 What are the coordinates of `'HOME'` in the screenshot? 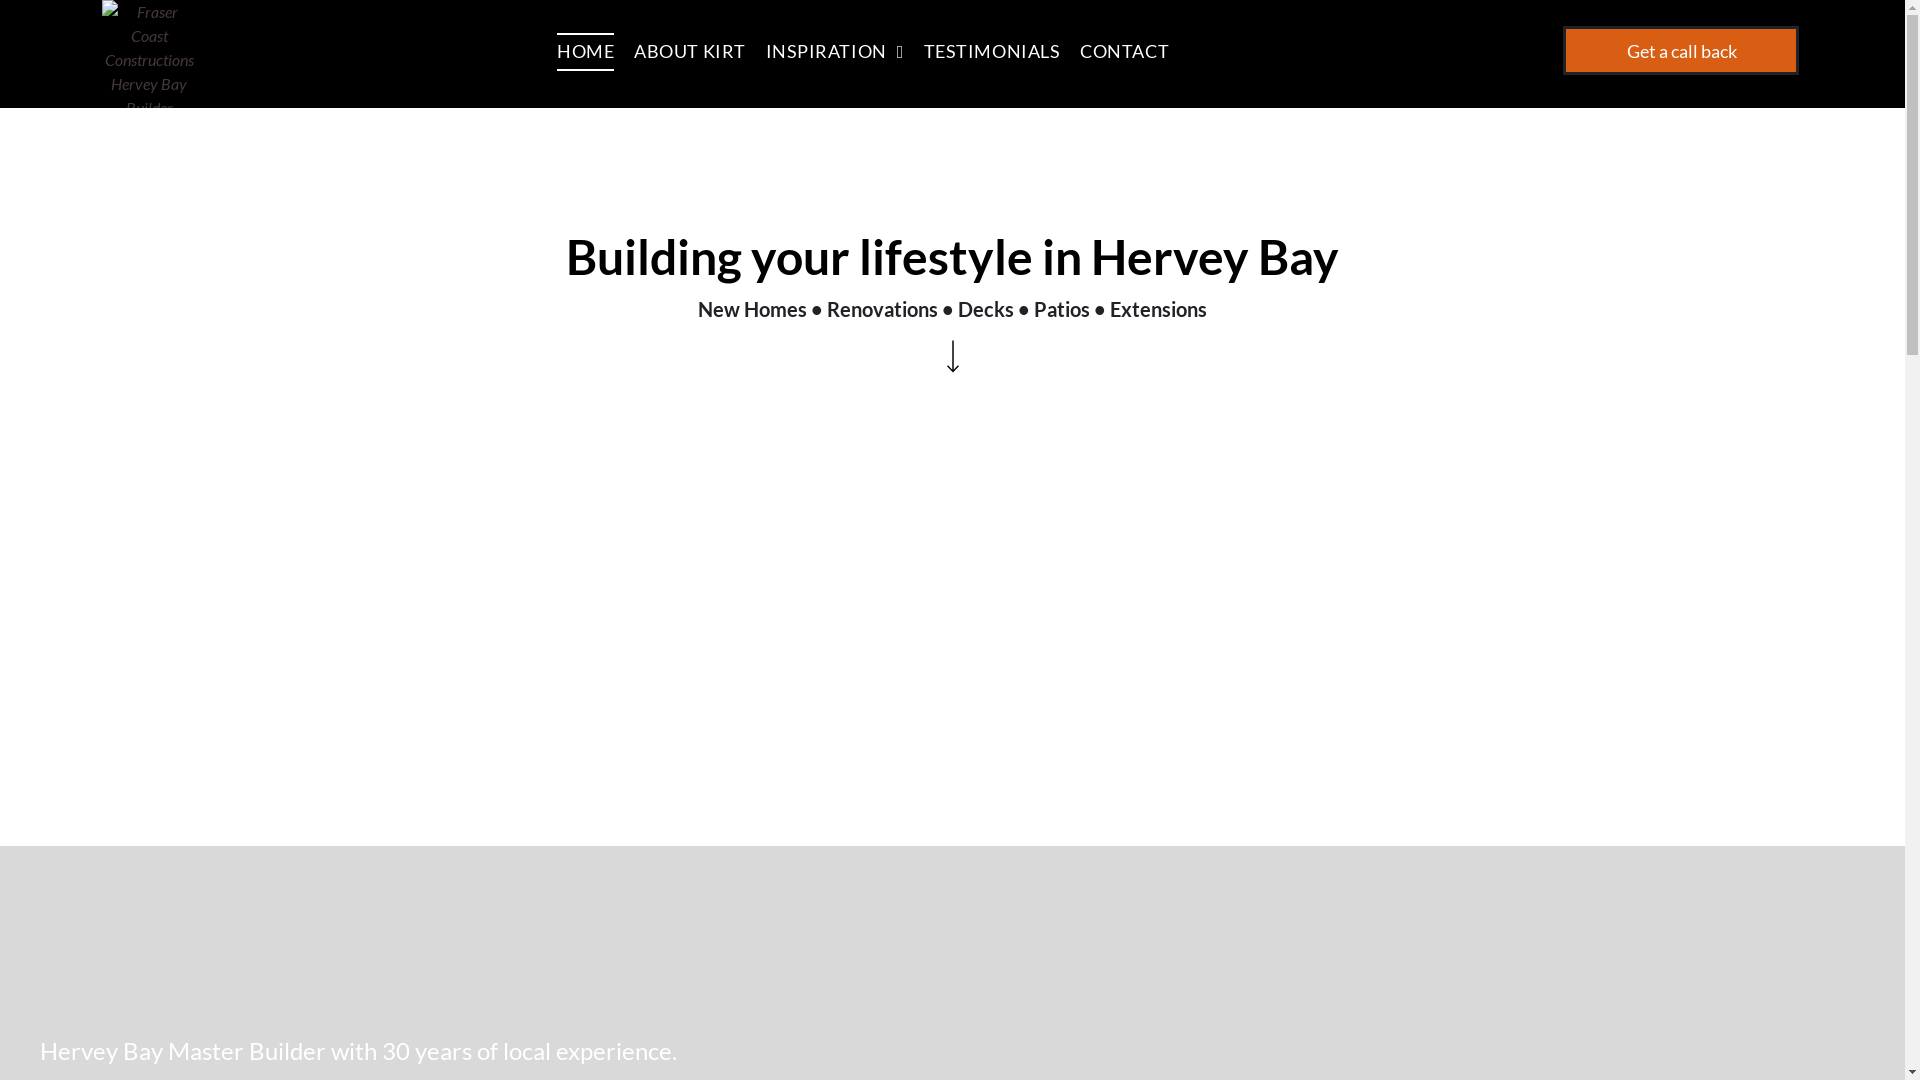 It's located at (594, 50).